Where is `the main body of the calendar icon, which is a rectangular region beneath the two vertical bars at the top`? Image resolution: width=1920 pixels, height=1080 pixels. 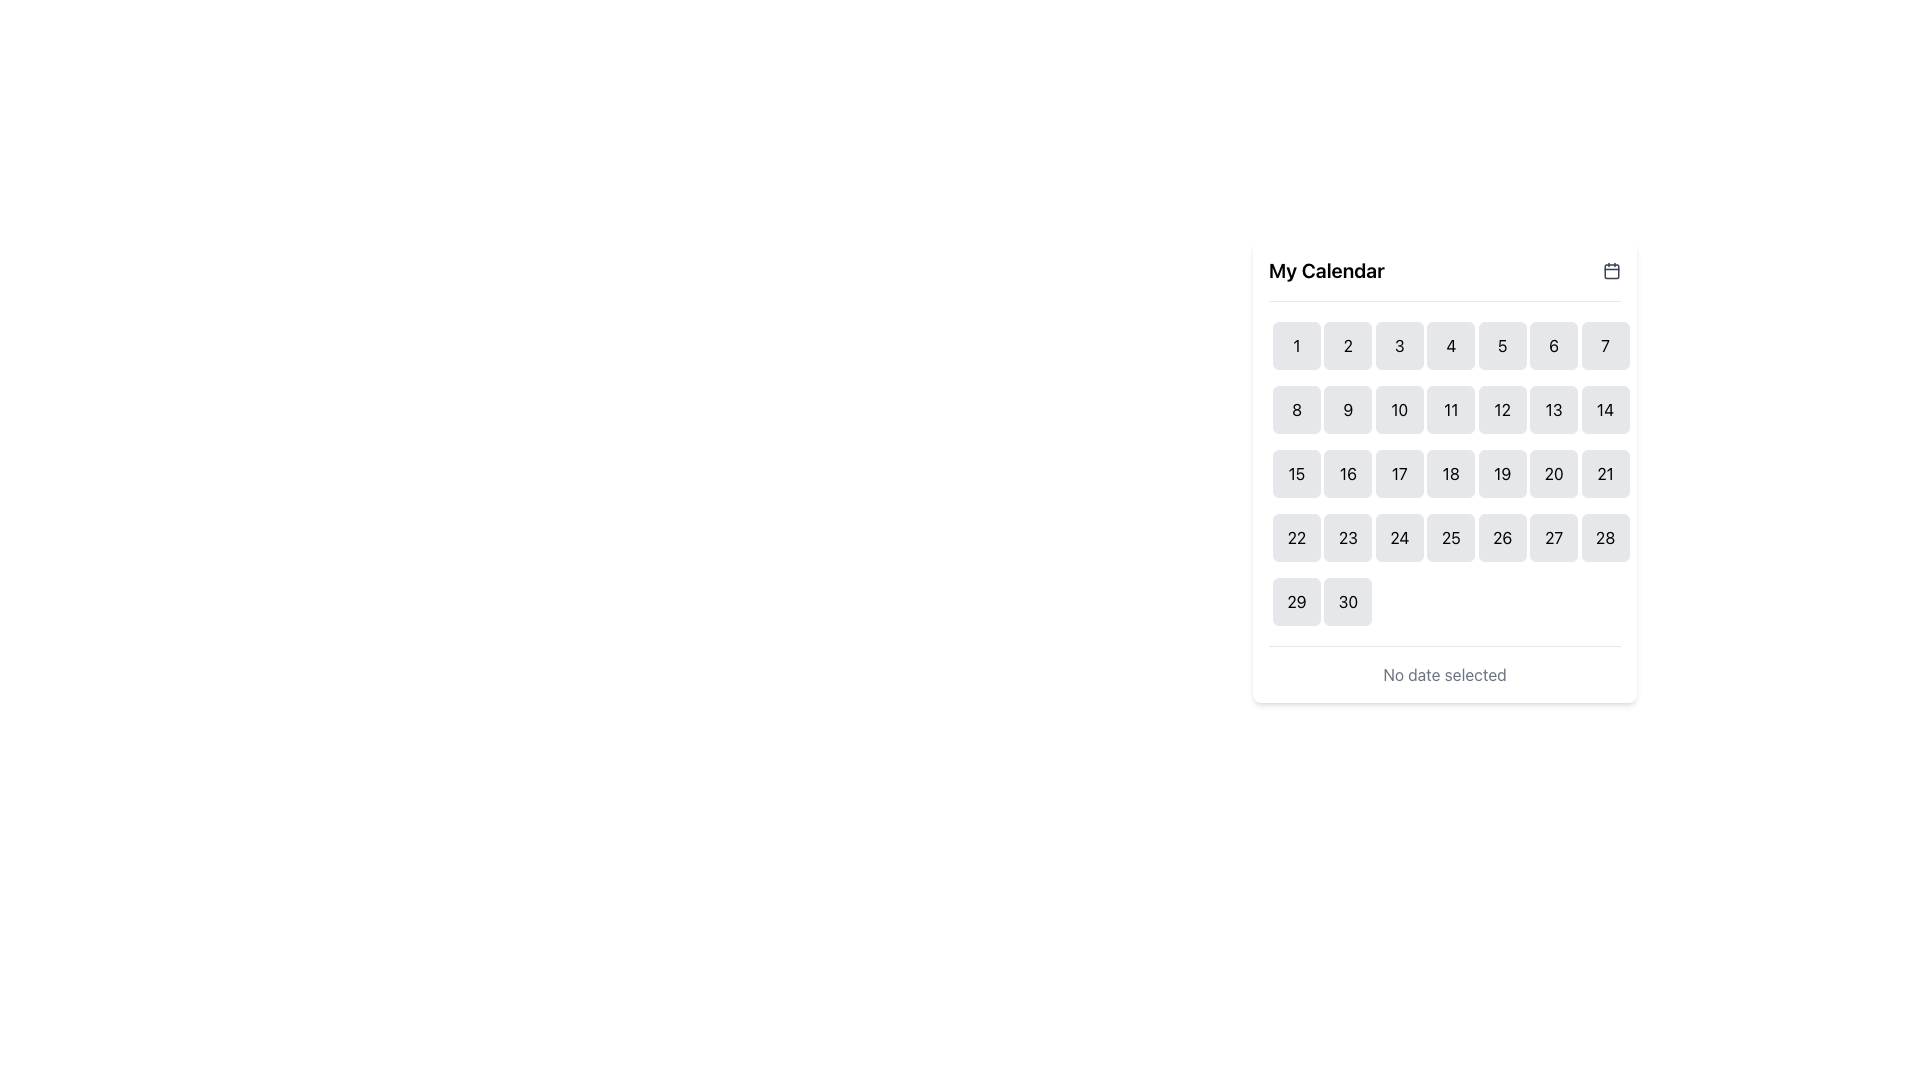 the main body of the calendar icon, which is a rectangular region beneath the two vertical bars at the top is located at coordinates (1612, 271).